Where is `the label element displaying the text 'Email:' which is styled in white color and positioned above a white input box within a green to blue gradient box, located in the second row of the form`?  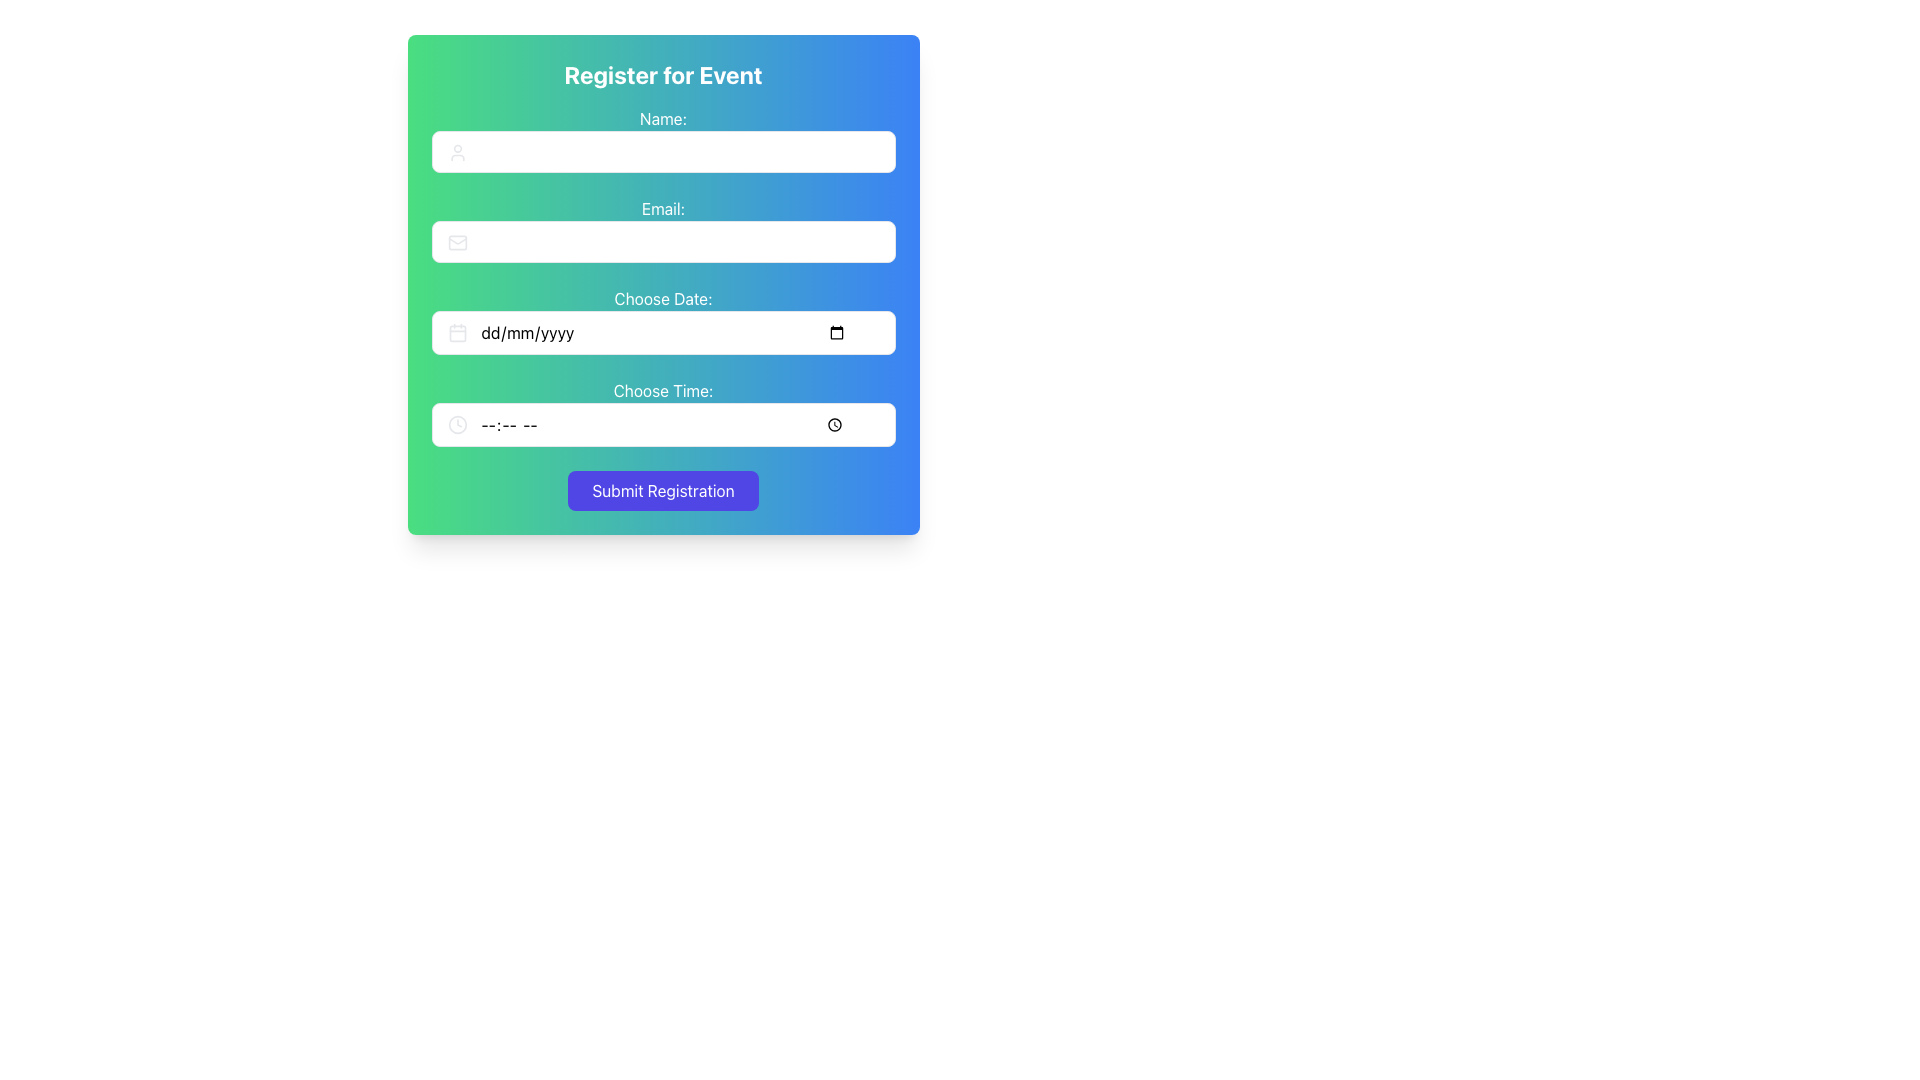 the label element displaying the text 'Email:' which is styled in white color and positioned above a white input box within a green to blue gradient box, located in the second row of the form is located at coordinates (663, 229).